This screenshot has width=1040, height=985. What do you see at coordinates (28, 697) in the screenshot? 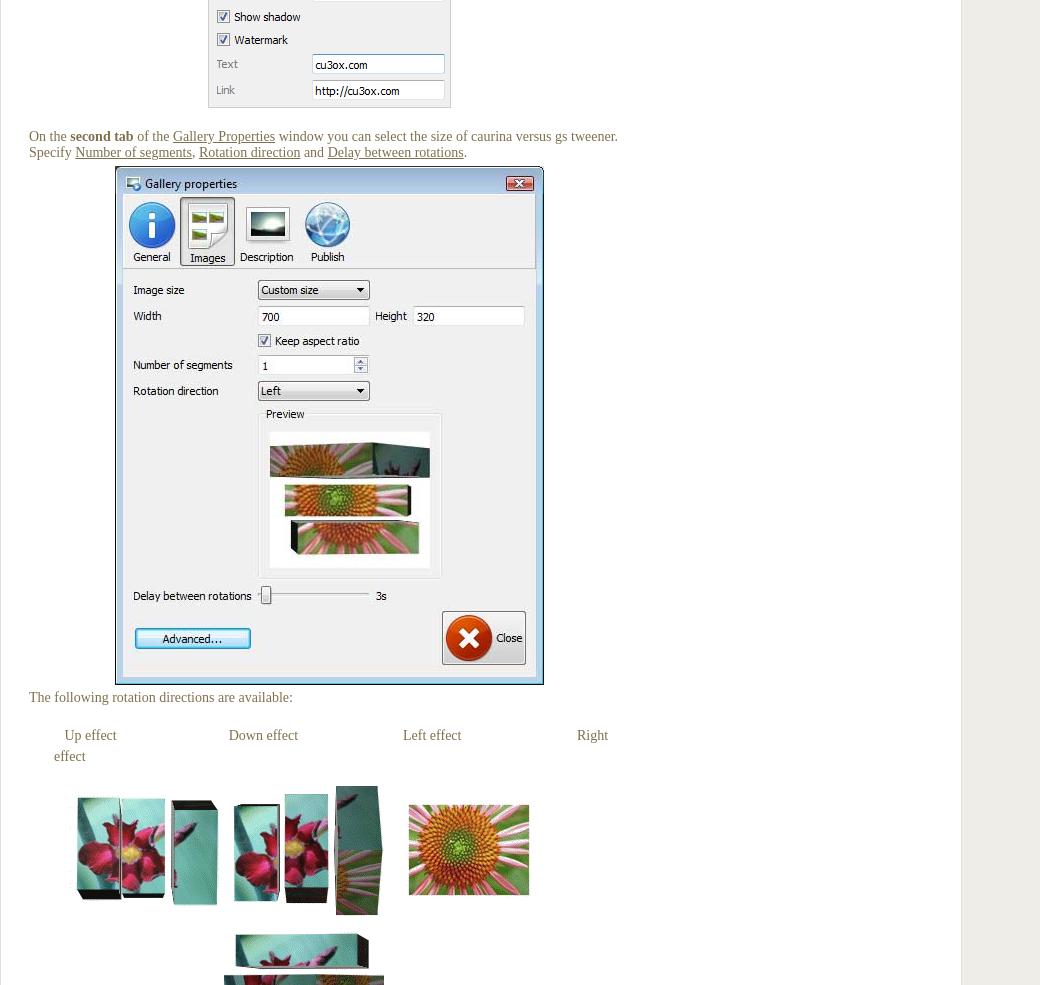
I see `'The following rotation directions are available:'` at bounding box center [28, 697].